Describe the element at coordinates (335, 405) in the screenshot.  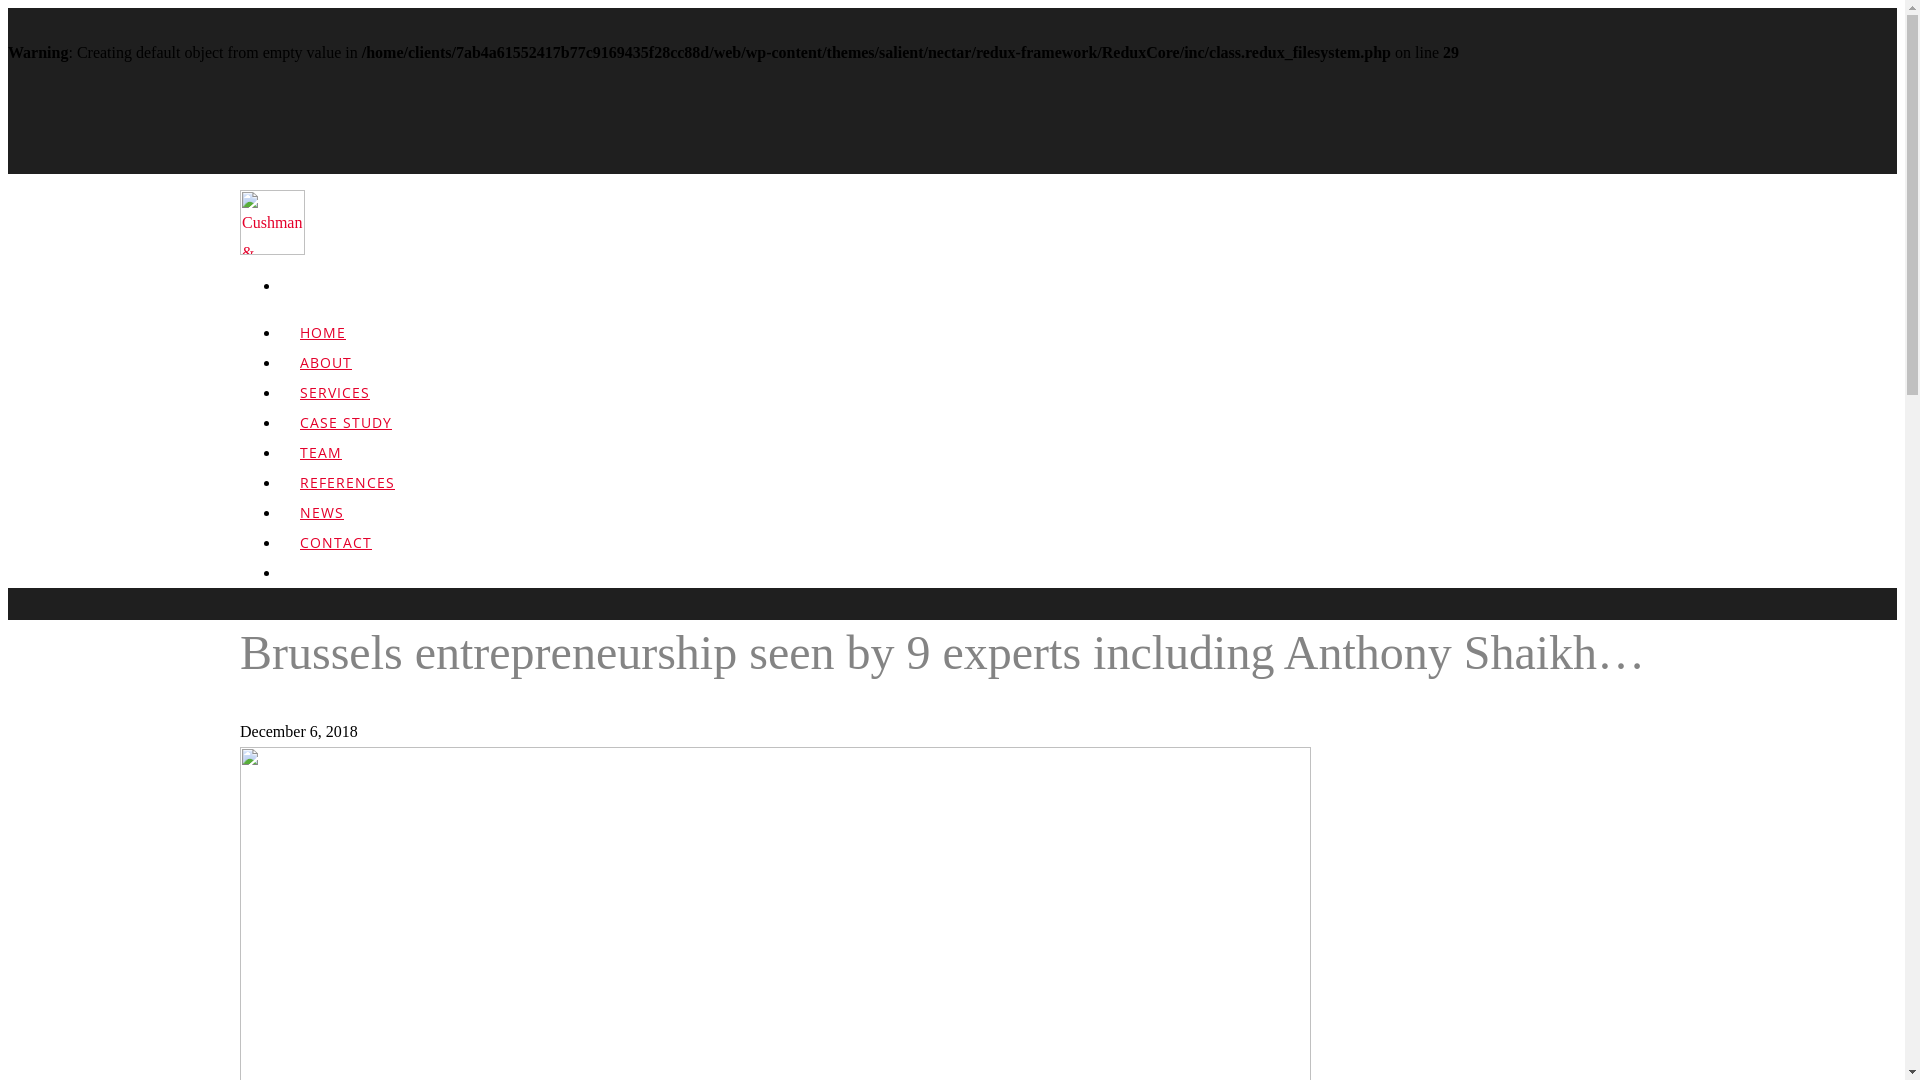
I see `'SERVICES'` at that location.